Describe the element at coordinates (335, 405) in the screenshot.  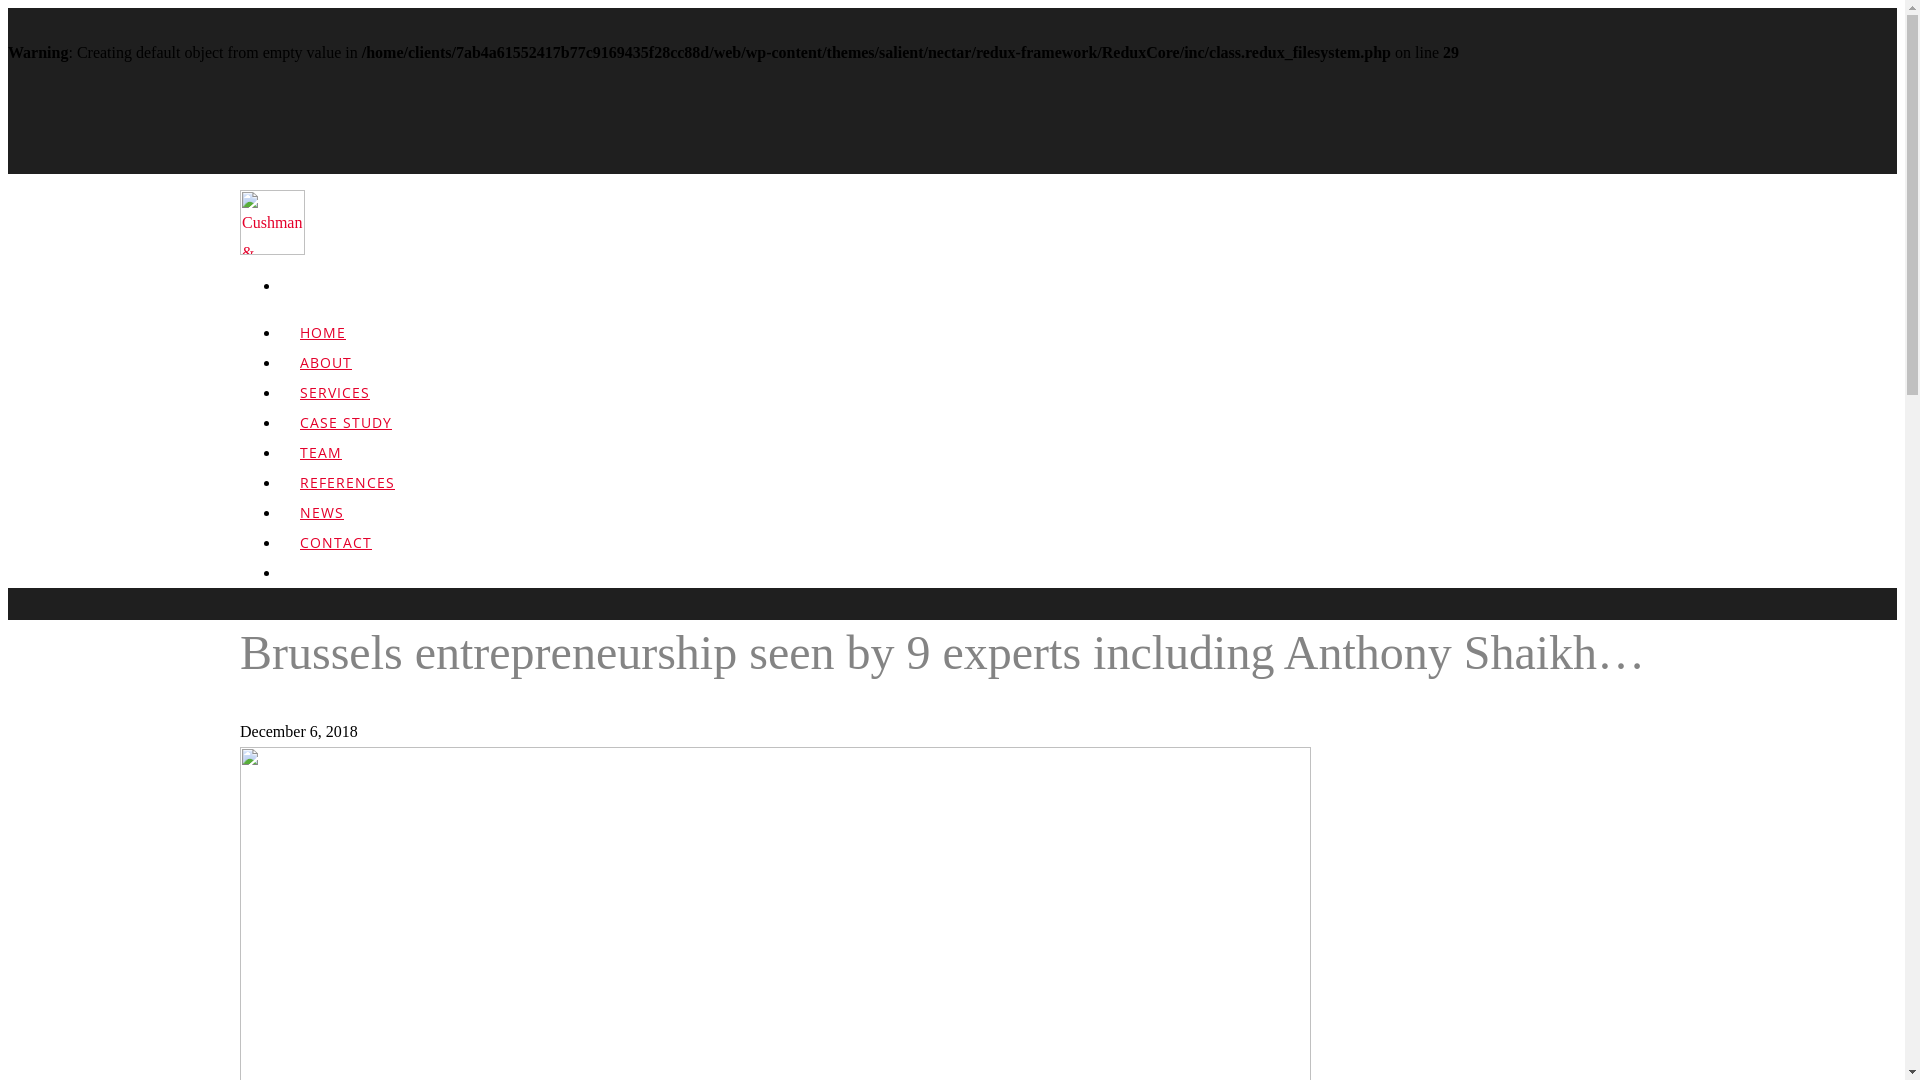
I see `'SERVICES'` at that location.